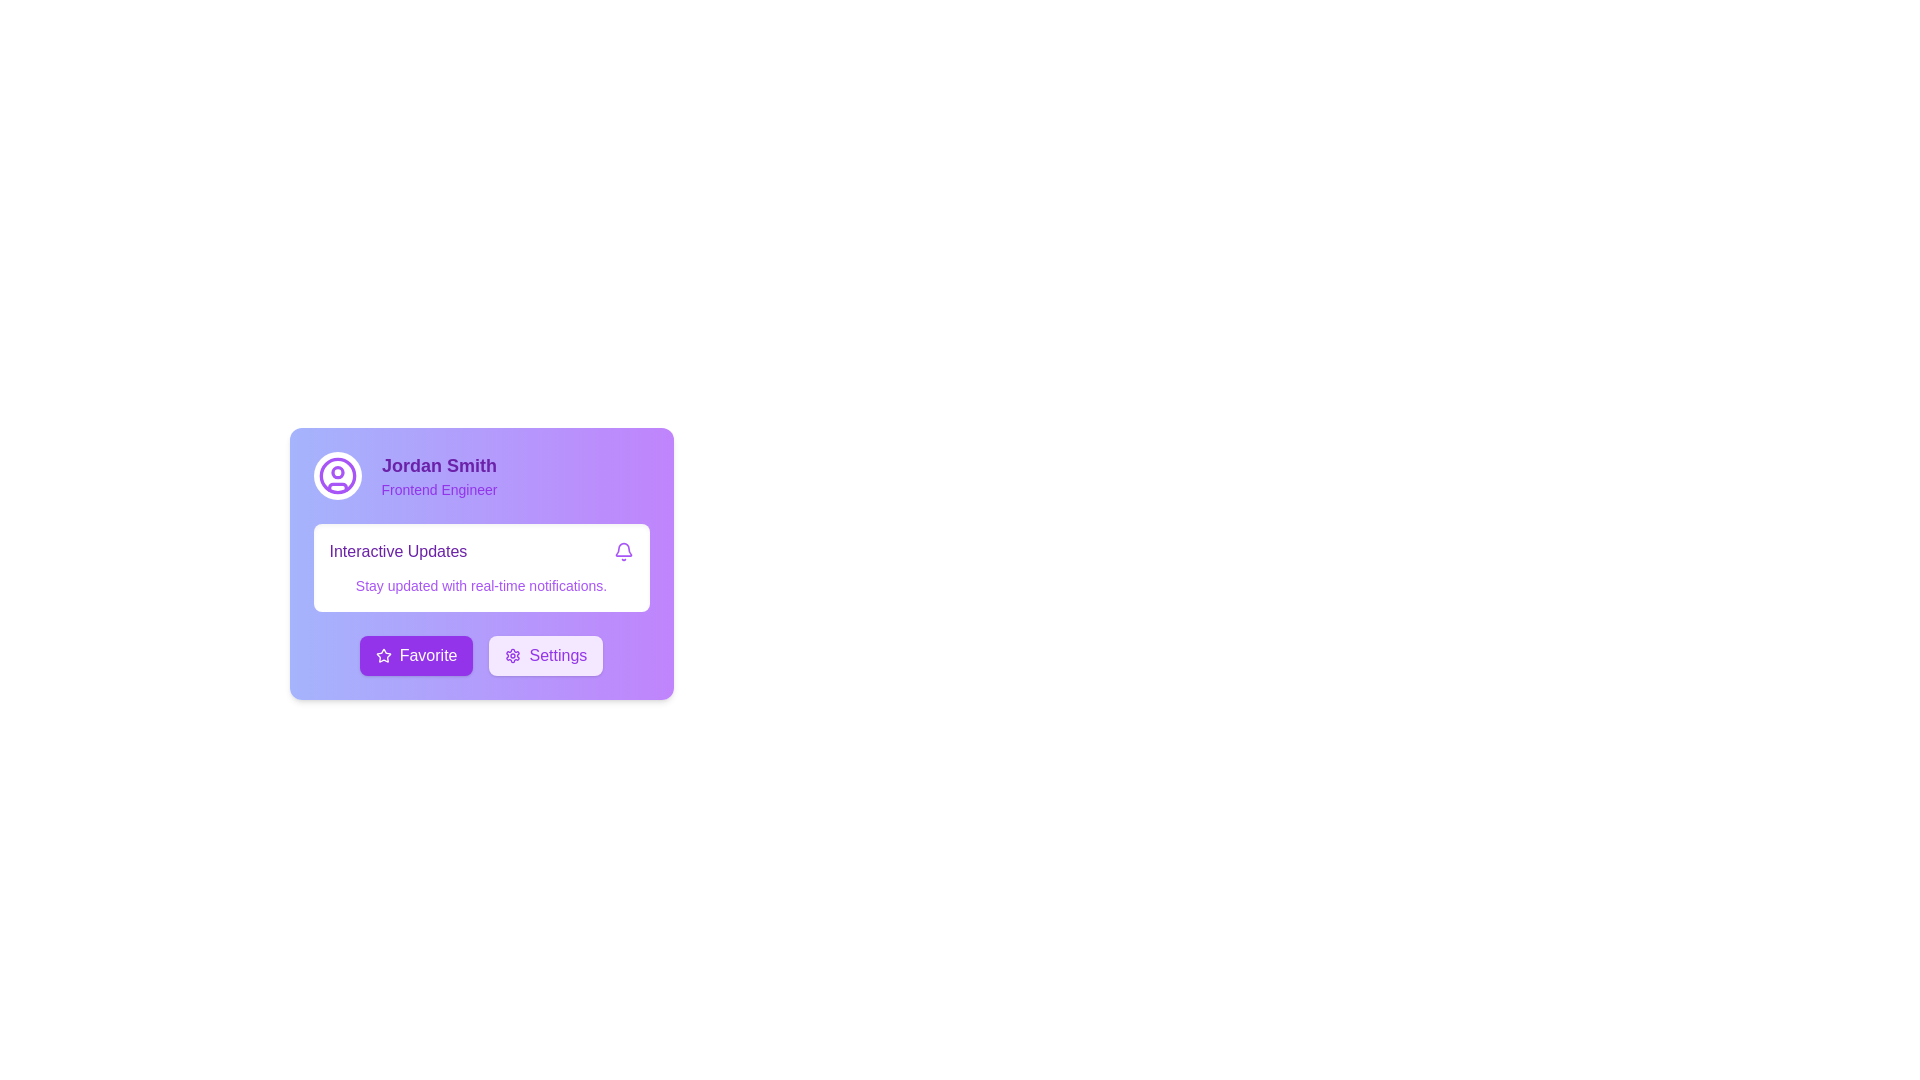 This screenshot has width=1920, height=1080. I want to click on the settings button located in the footer section of the card-like component, so click(546, 655).